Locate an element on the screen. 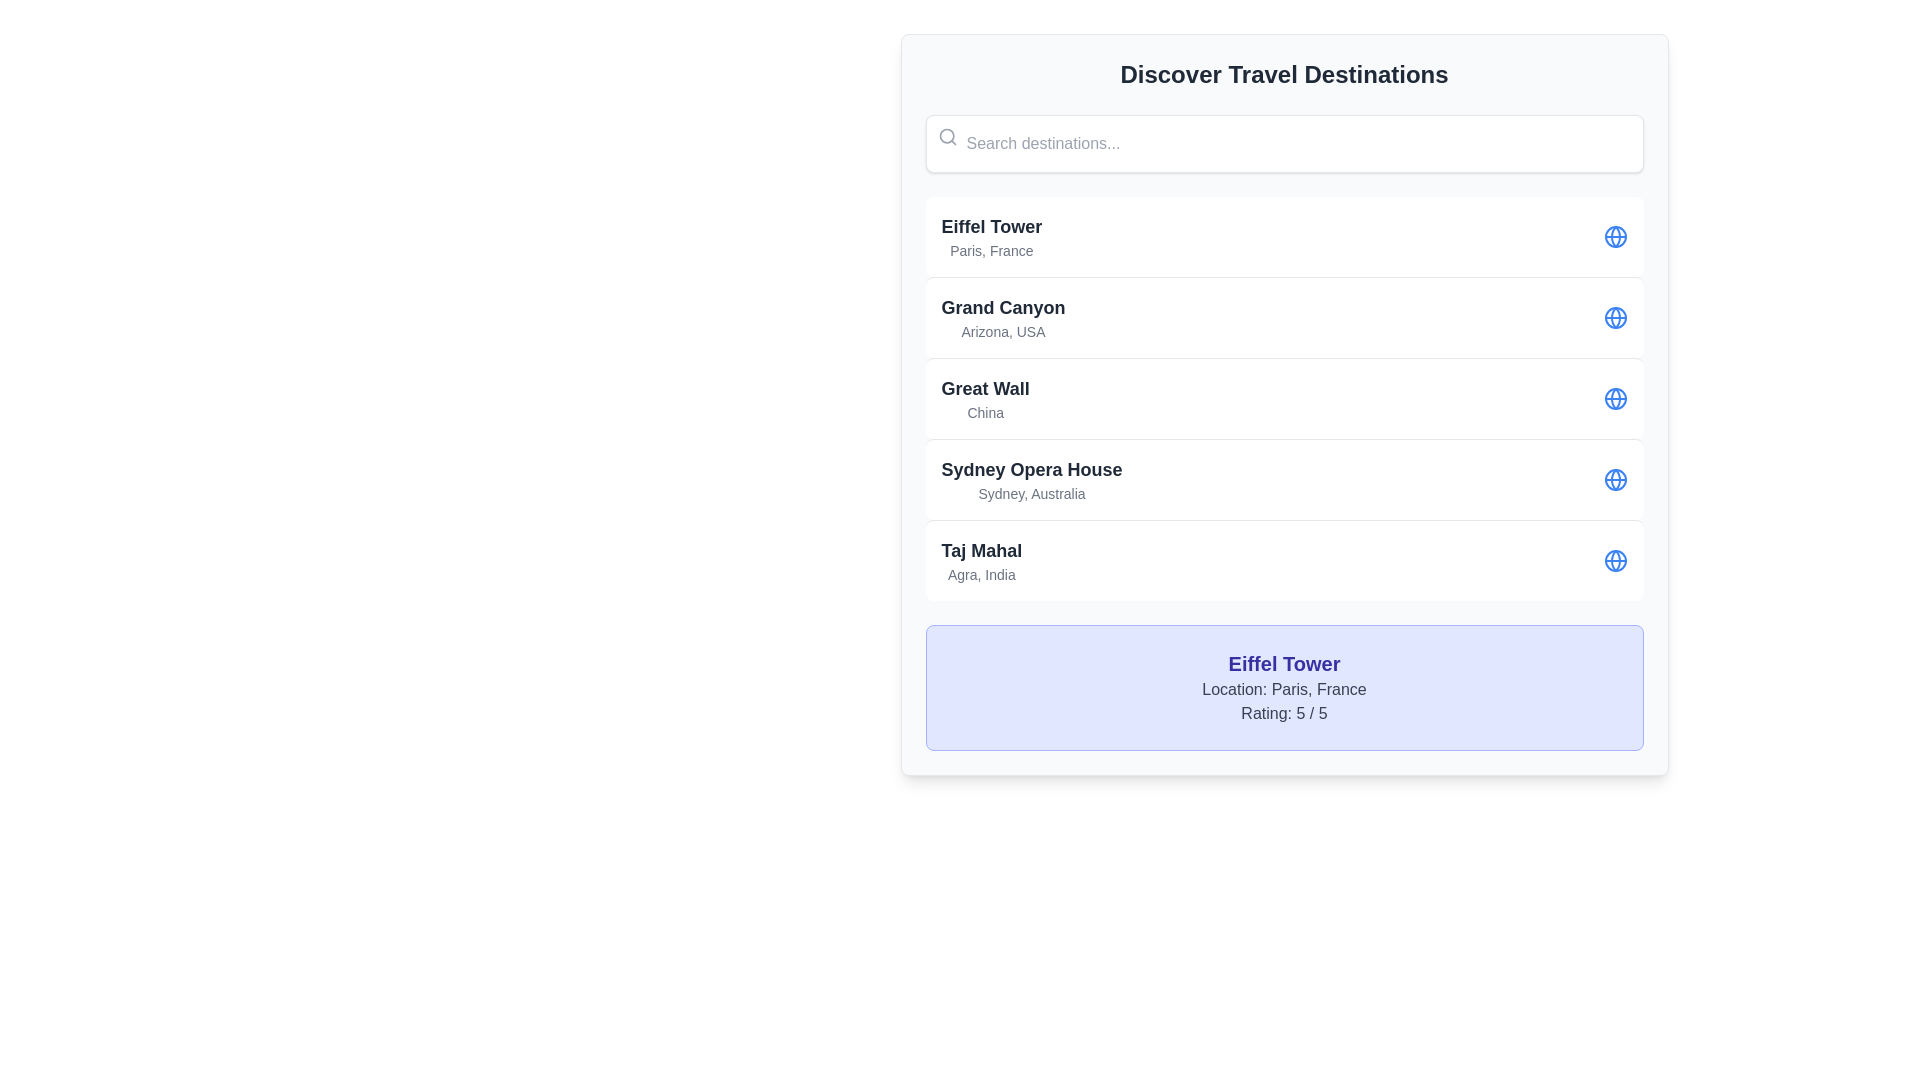  the navigational icon located at the far right of the row labeled 'Sydney Opera House' and 'Sydney, Australia' is located at coordinates (1615, 479).